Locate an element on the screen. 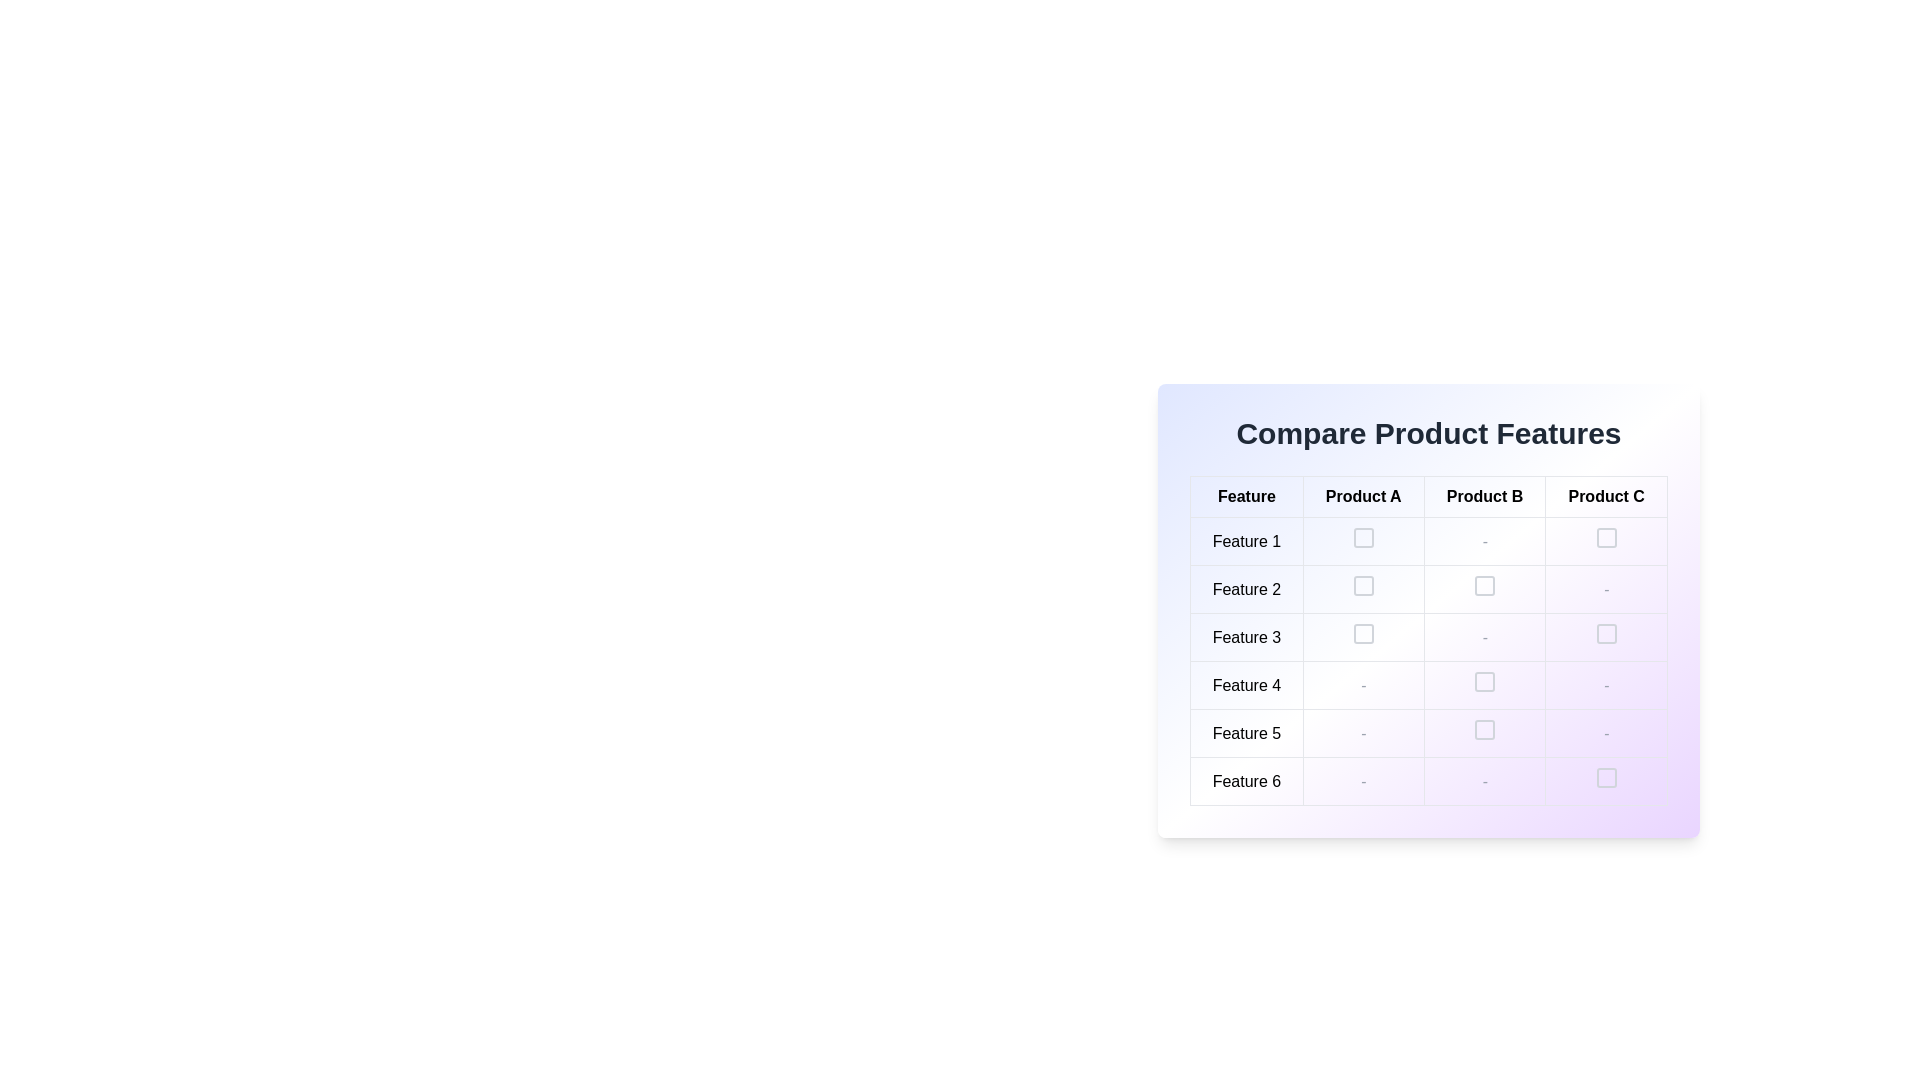  the interactive checkbox under 'Product B' for 'Feature 4' is located at coordinates (1485, 681).